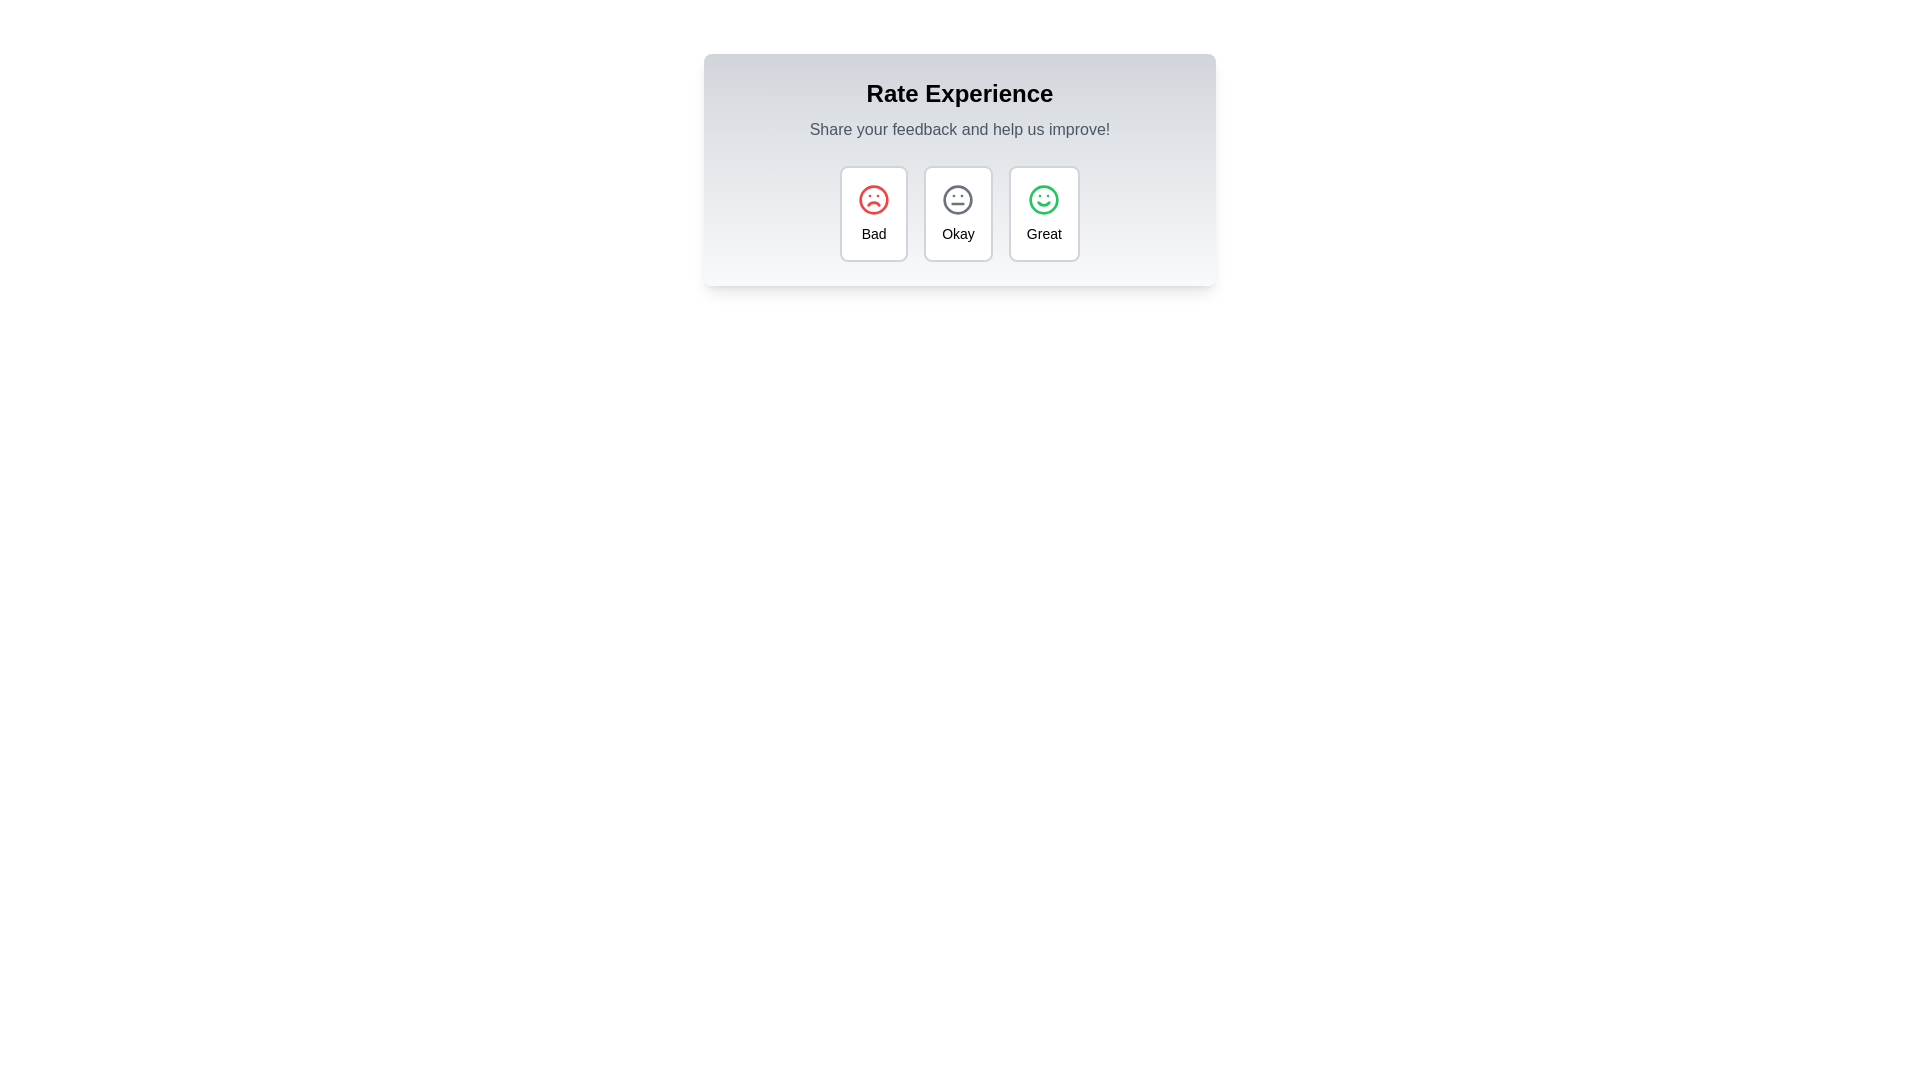 The width and height of the screenshot is (1920, 1080). Describe the element at coordinates (957, 213) in the screenshot. I see `the 'Okay' button, which features a neutral face icon and is located in the middle of three rating buttons under the 'Rate Experience' header` at that location.